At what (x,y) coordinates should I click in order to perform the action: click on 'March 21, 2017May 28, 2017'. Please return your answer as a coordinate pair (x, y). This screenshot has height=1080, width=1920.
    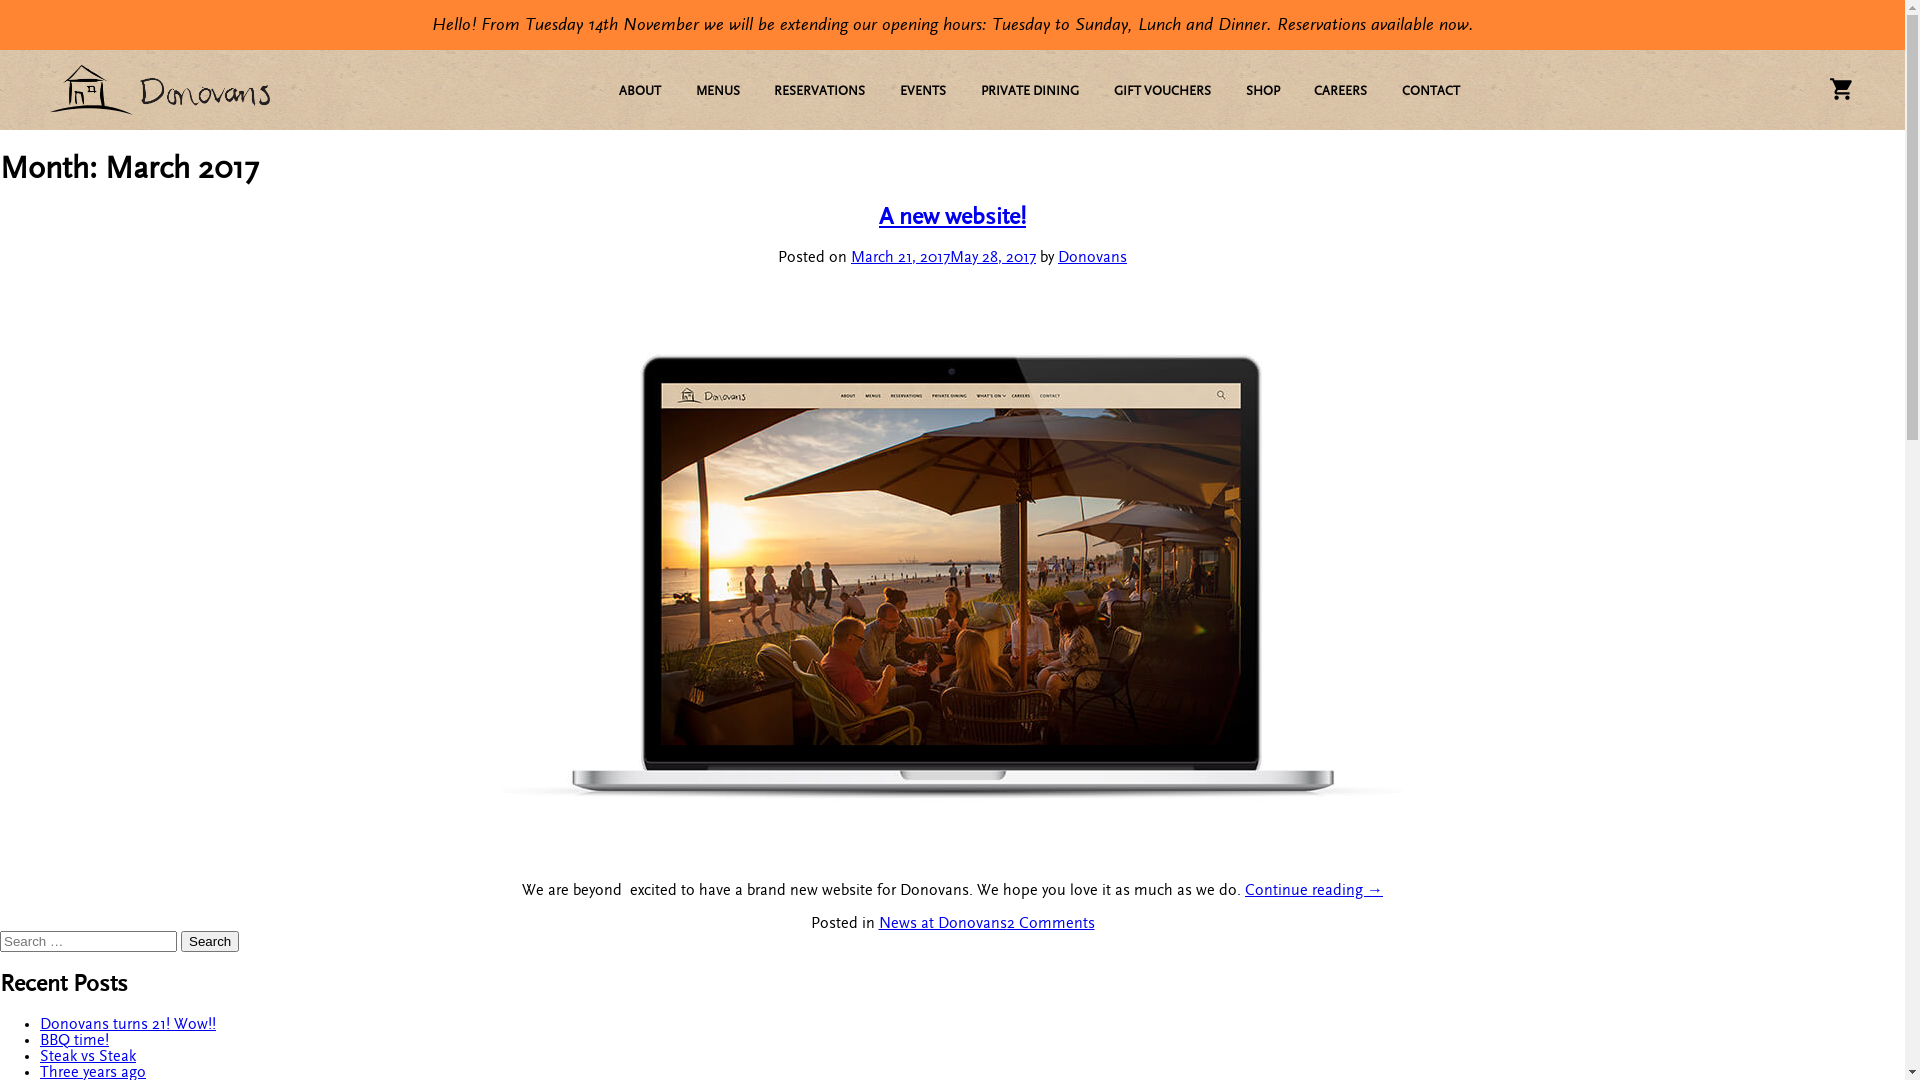
    Looking at the image, I should click on (942, 256).